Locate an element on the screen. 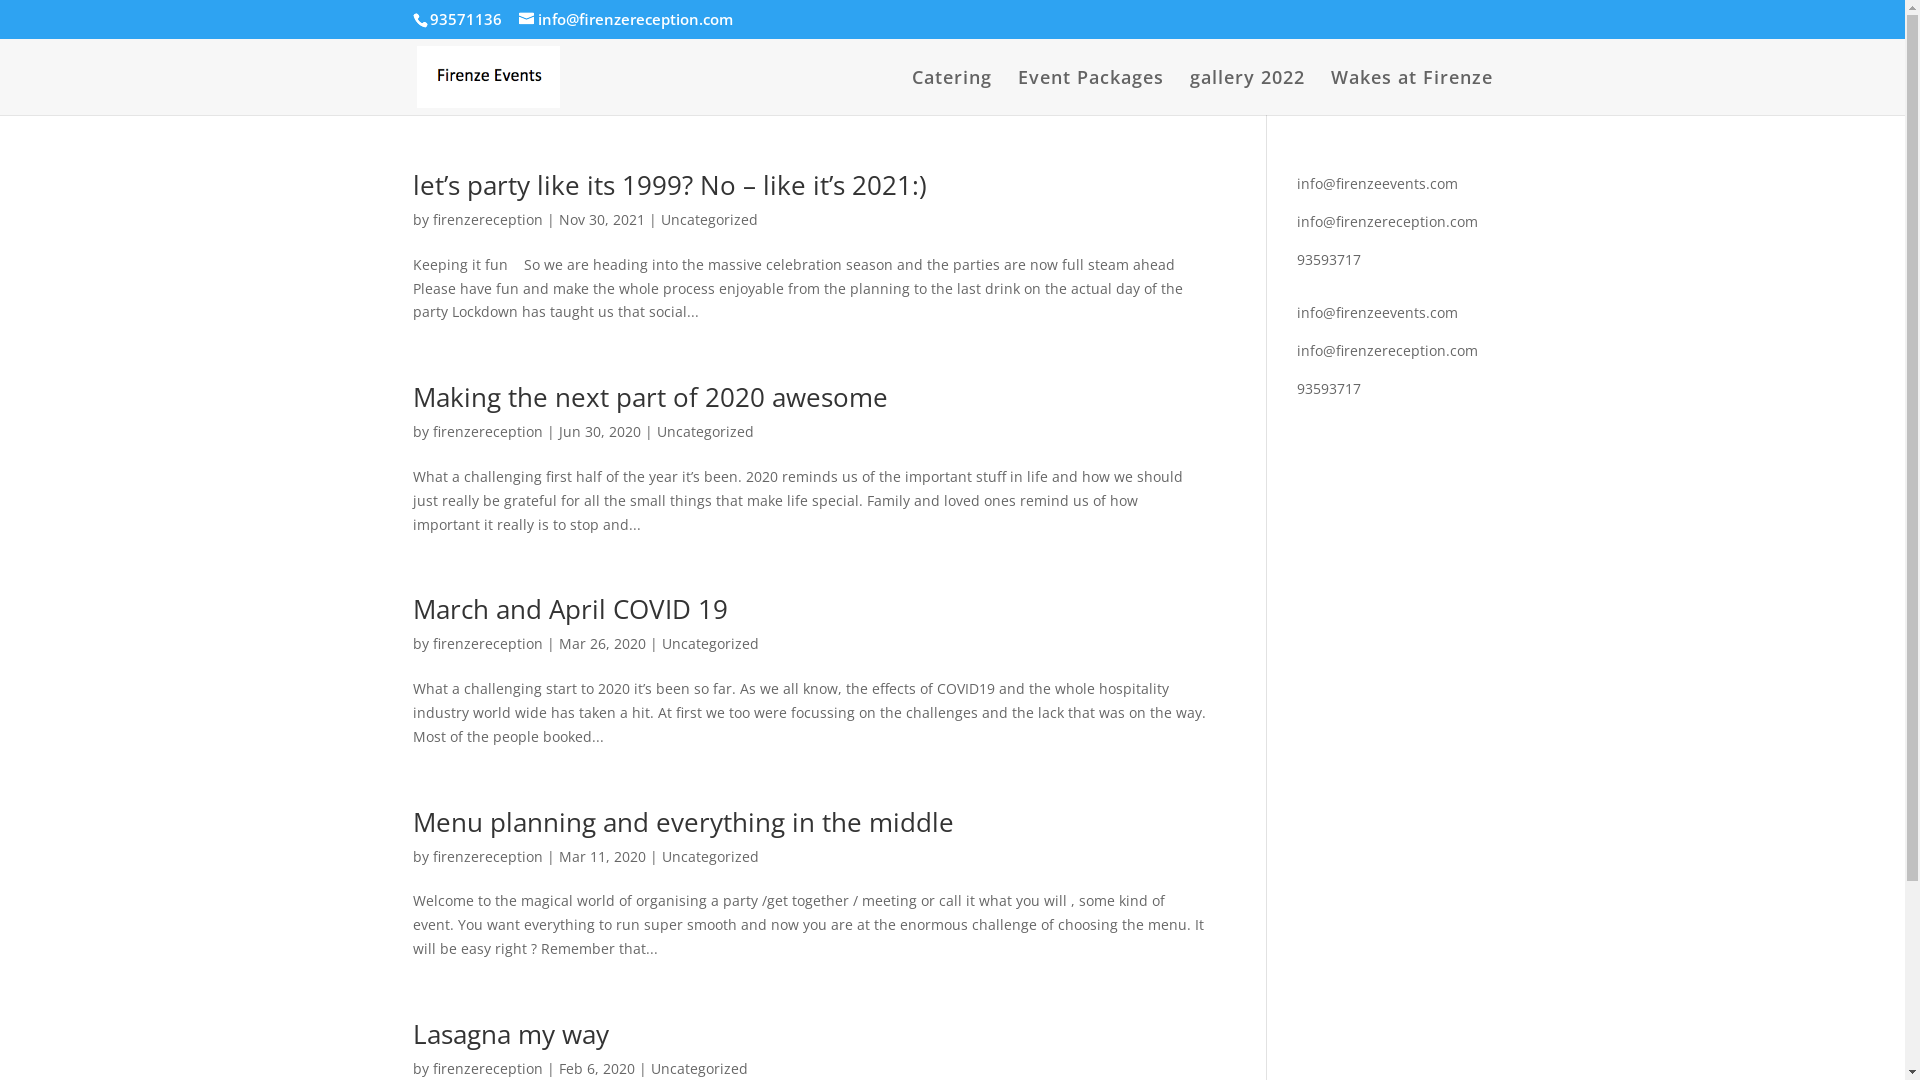  'Menu planning and everything in the middle' is located at coordinates (682, 821).